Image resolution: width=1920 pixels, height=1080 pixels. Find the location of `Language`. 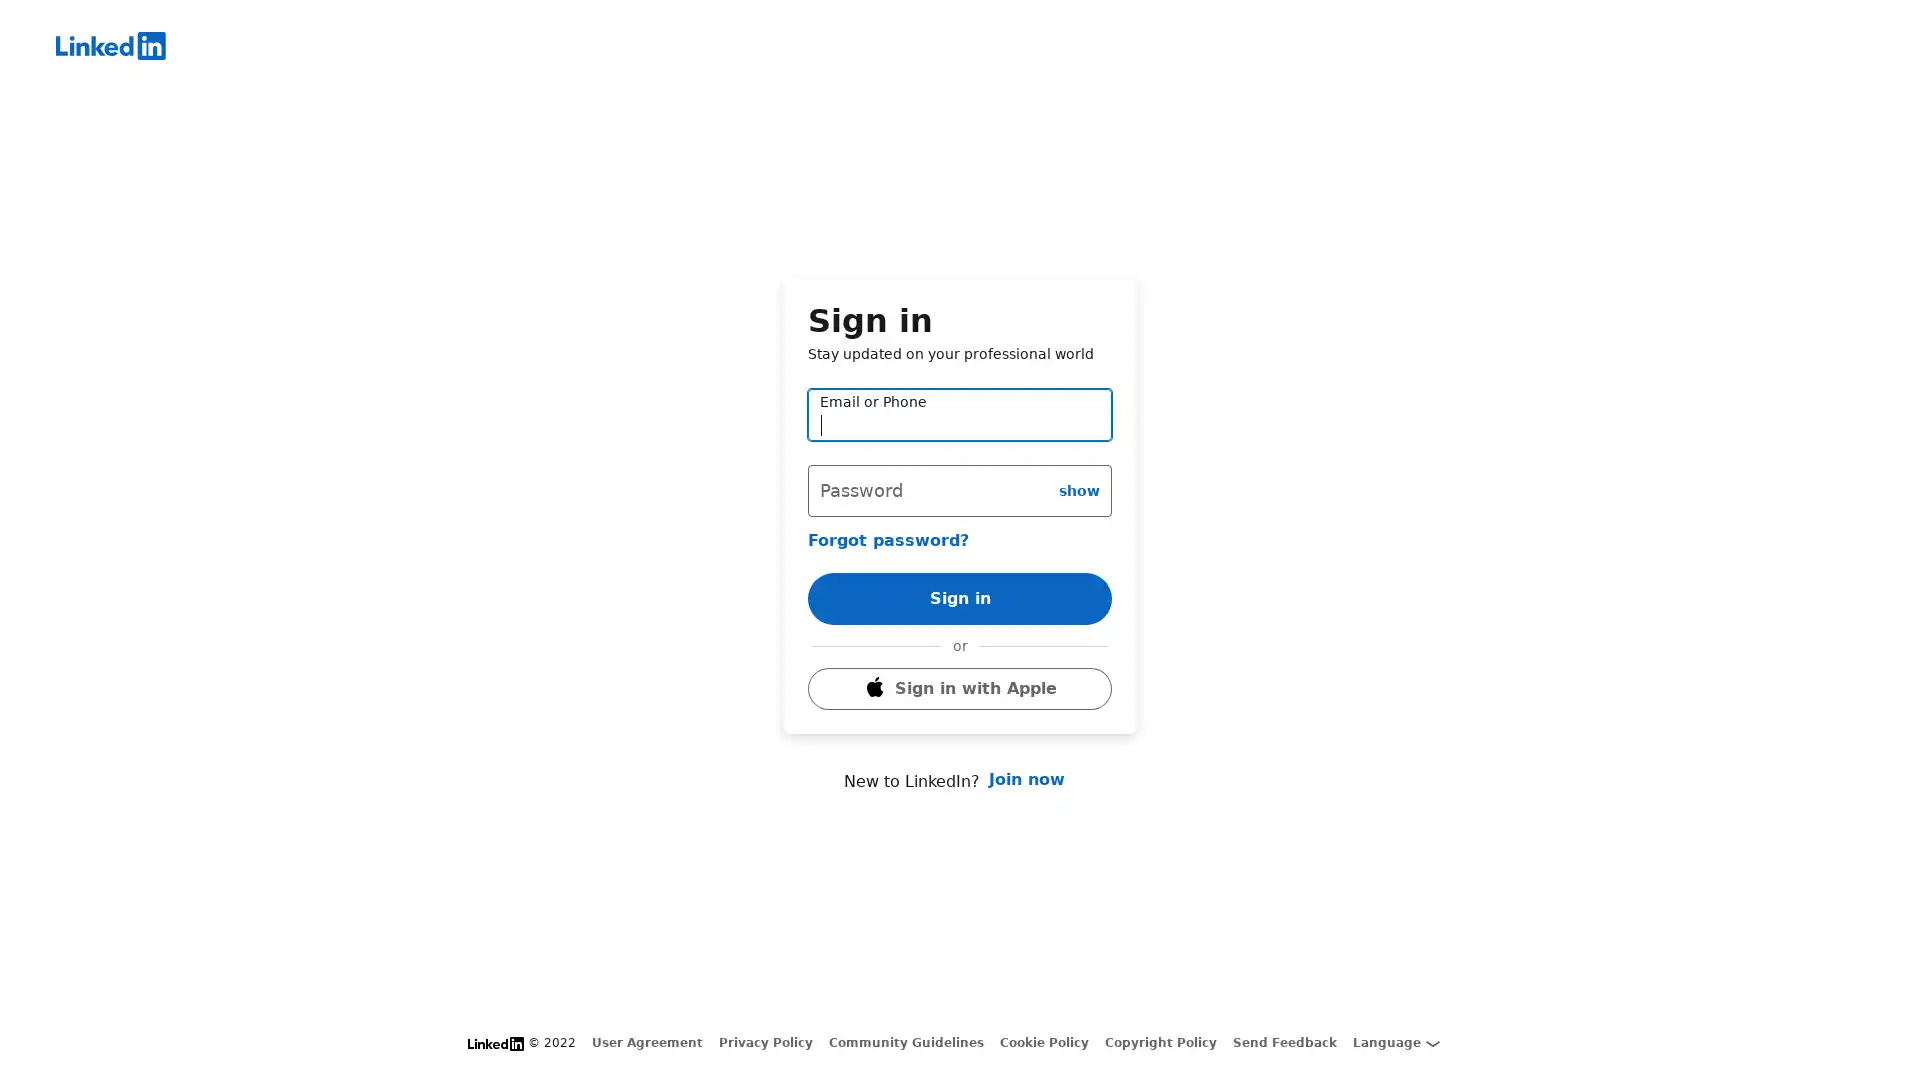

Language is located at coordinates (1395, 1042).